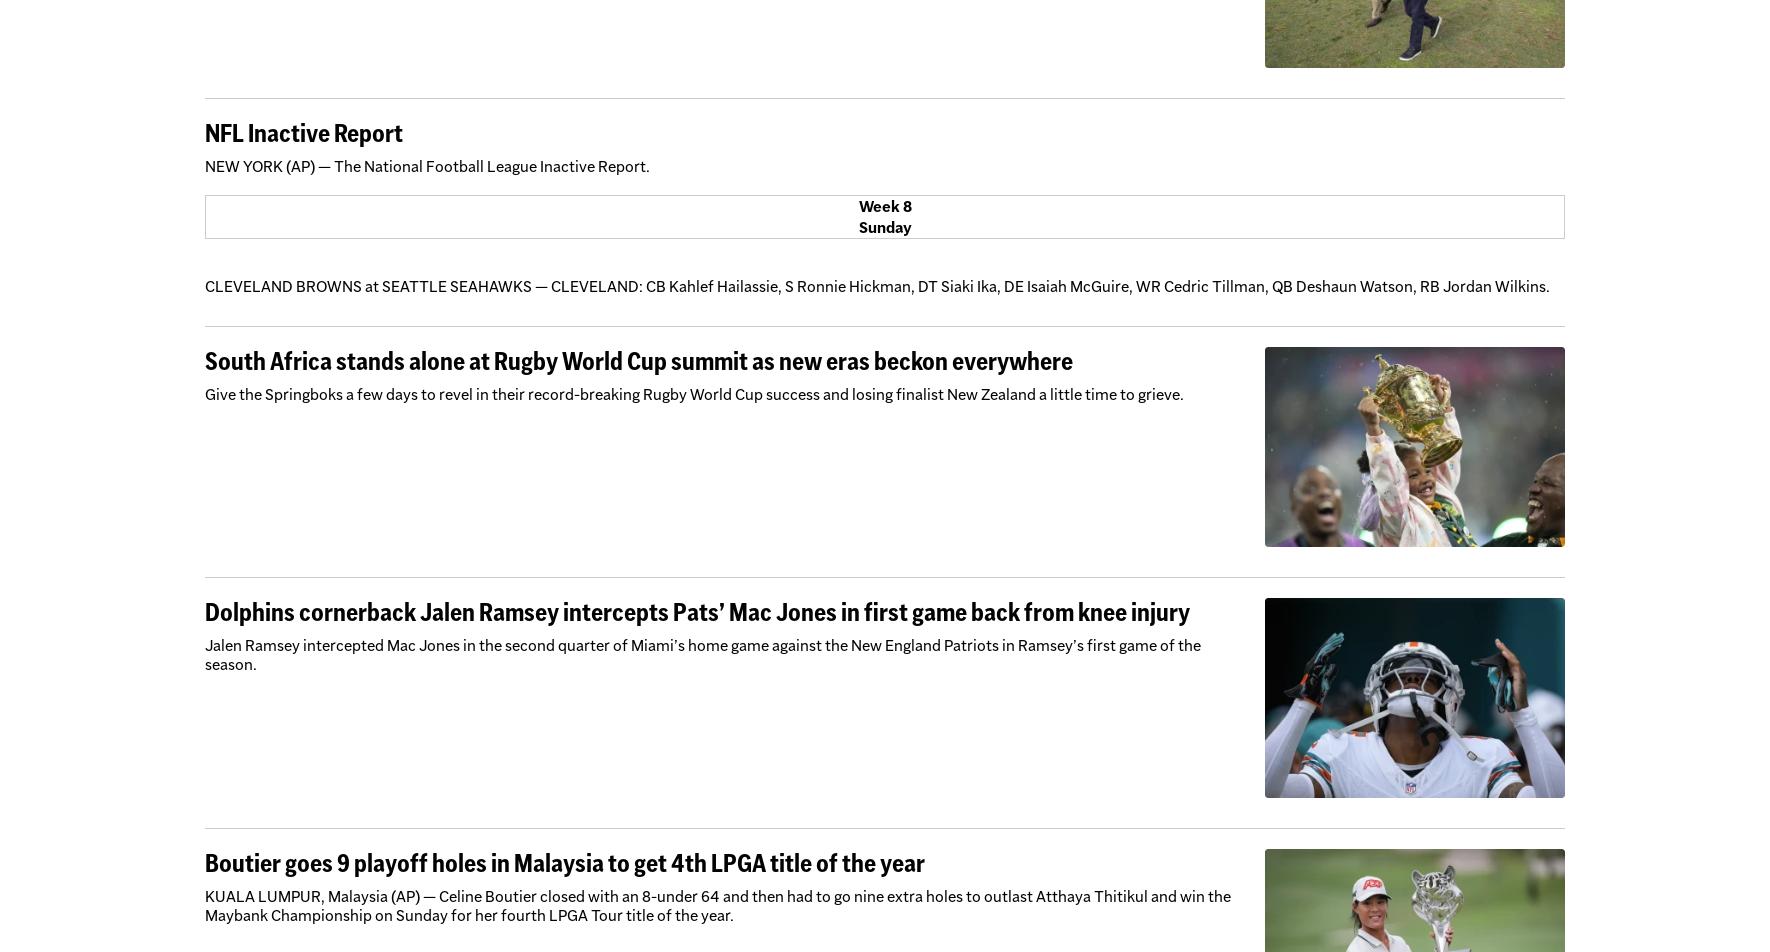 This screenshot has height=952, width=1770. I want to click on 'Jalen Ramsey intercepted Mac Jones in the second quarter of Miami’s home game against the New England Patriots in Ramsey’s first game of the season.', so click(702, 654).